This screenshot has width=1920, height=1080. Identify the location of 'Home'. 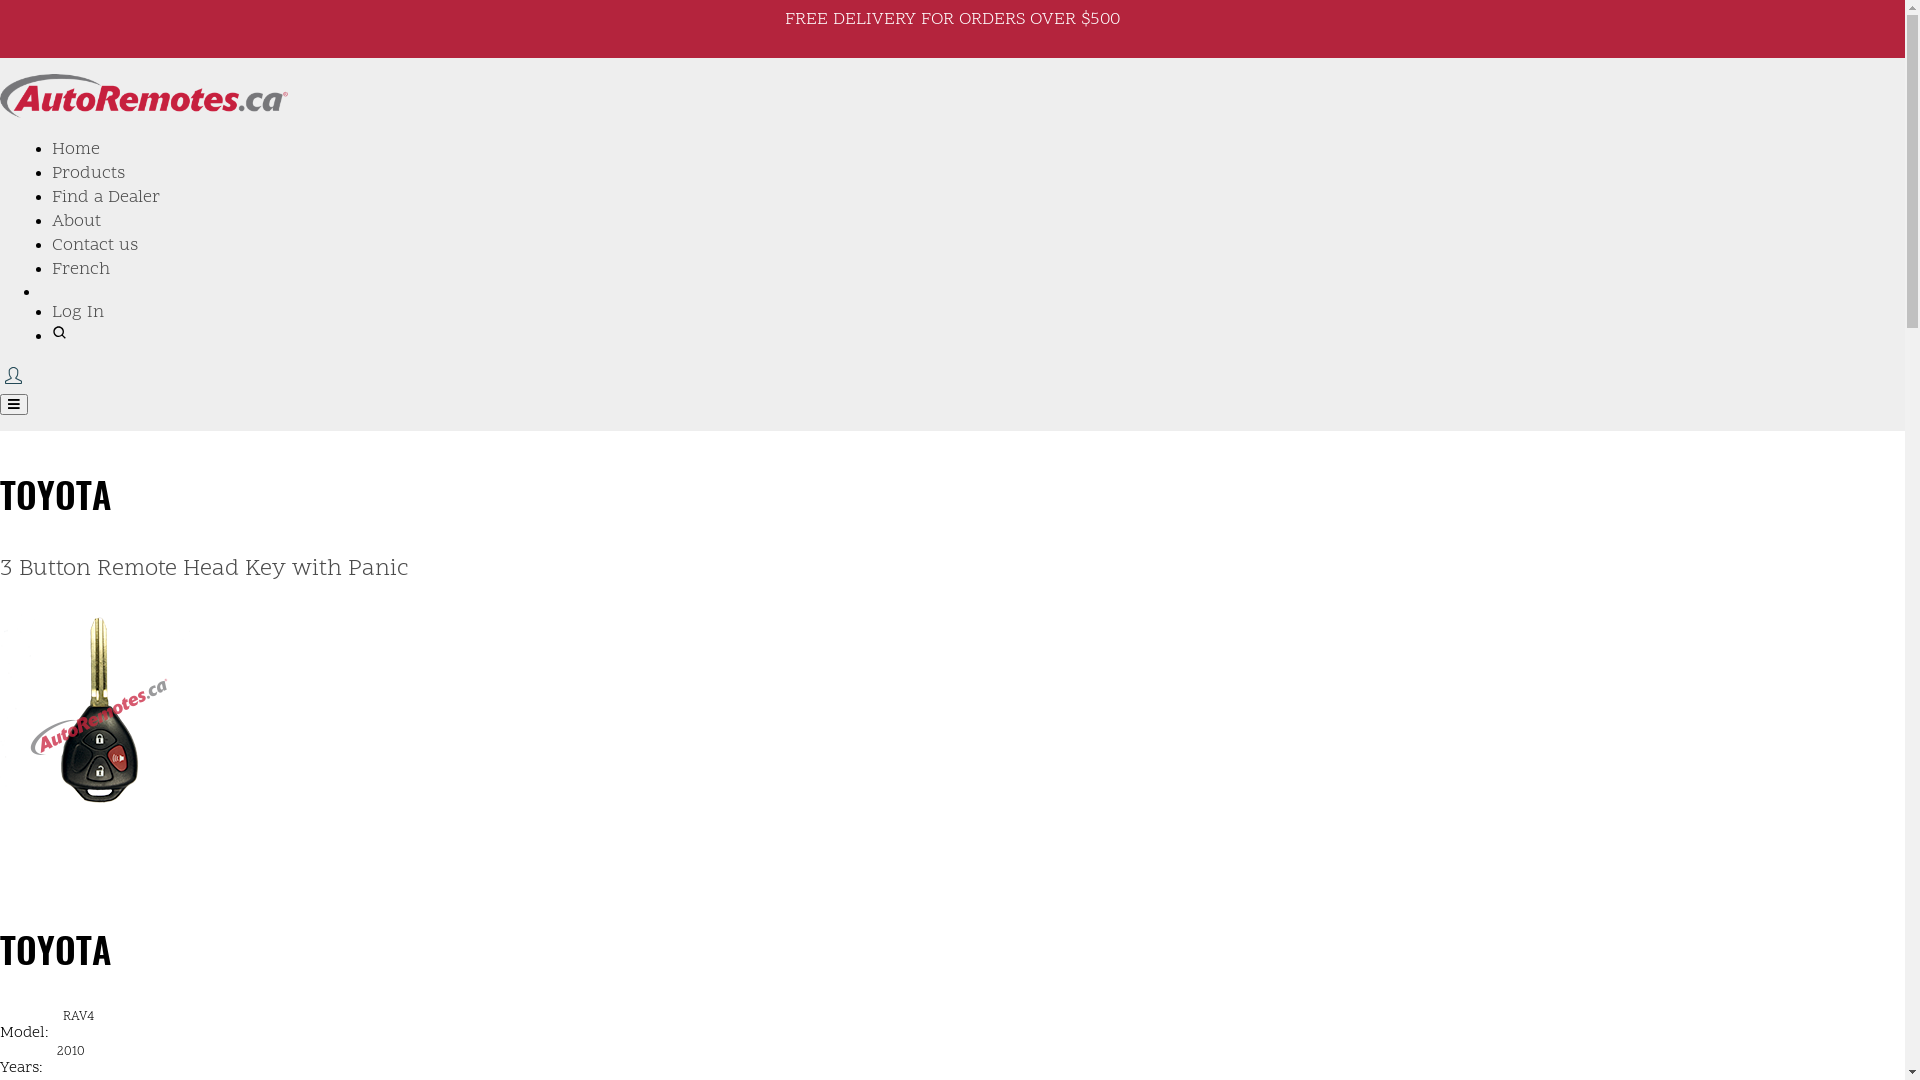
(52, 148).